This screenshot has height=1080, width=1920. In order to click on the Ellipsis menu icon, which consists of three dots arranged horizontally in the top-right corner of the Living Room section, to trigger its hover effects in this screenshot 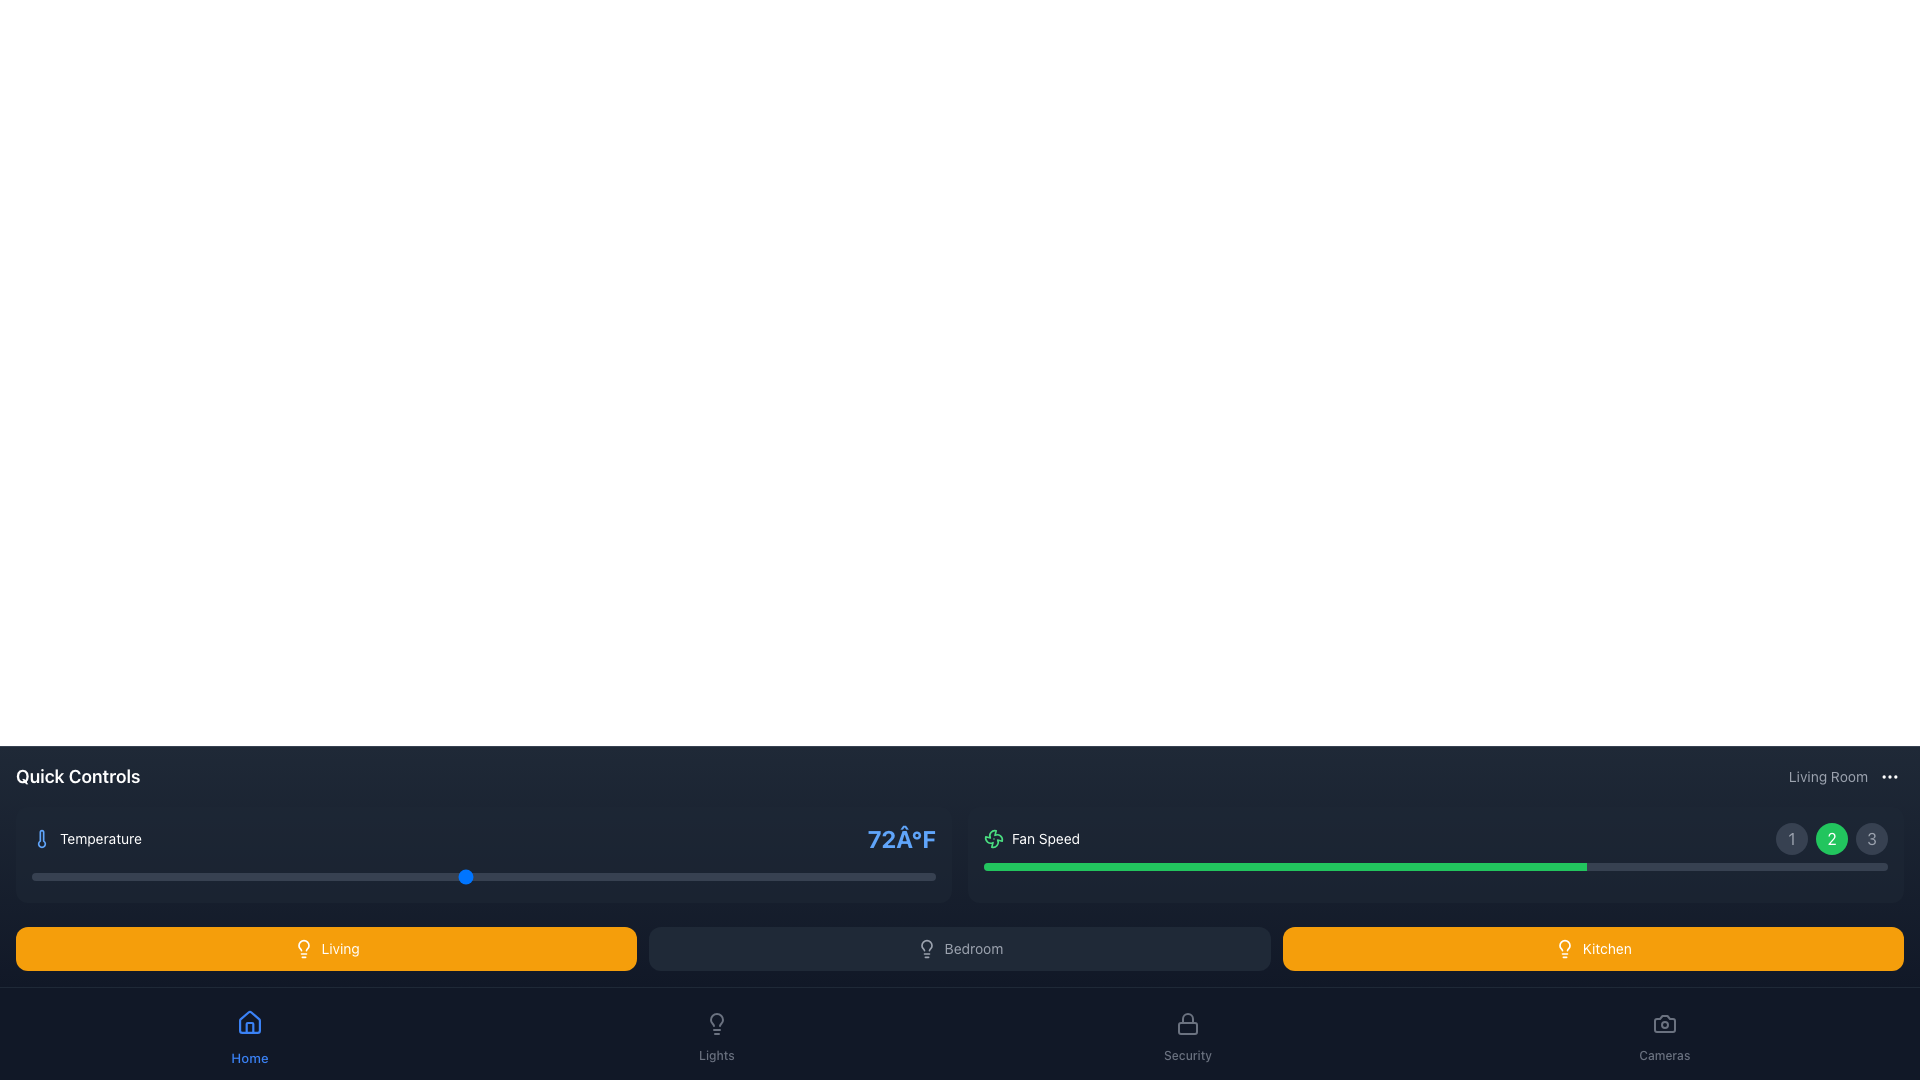, I will do `click(1889, 775)`.